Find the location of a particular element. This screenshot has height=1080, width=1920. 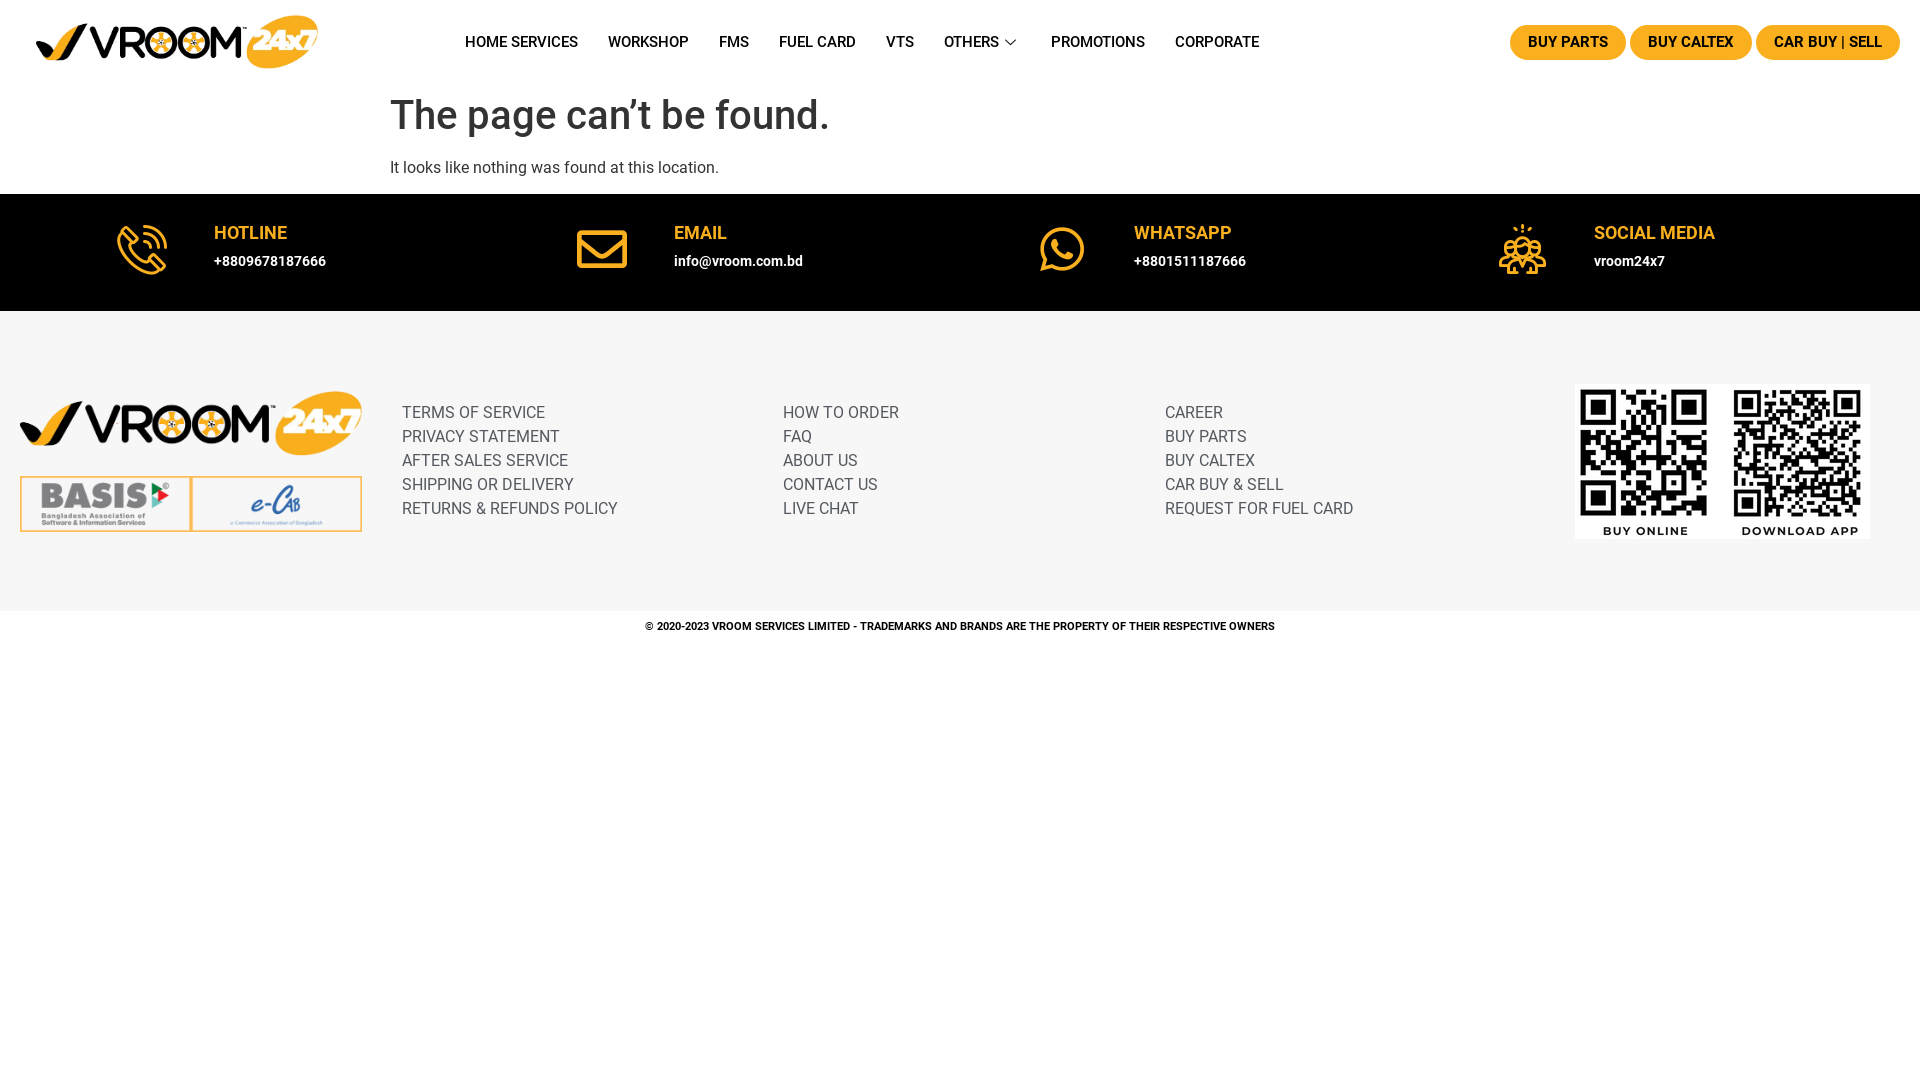

'VTS' is located at coordinates (870, 42).